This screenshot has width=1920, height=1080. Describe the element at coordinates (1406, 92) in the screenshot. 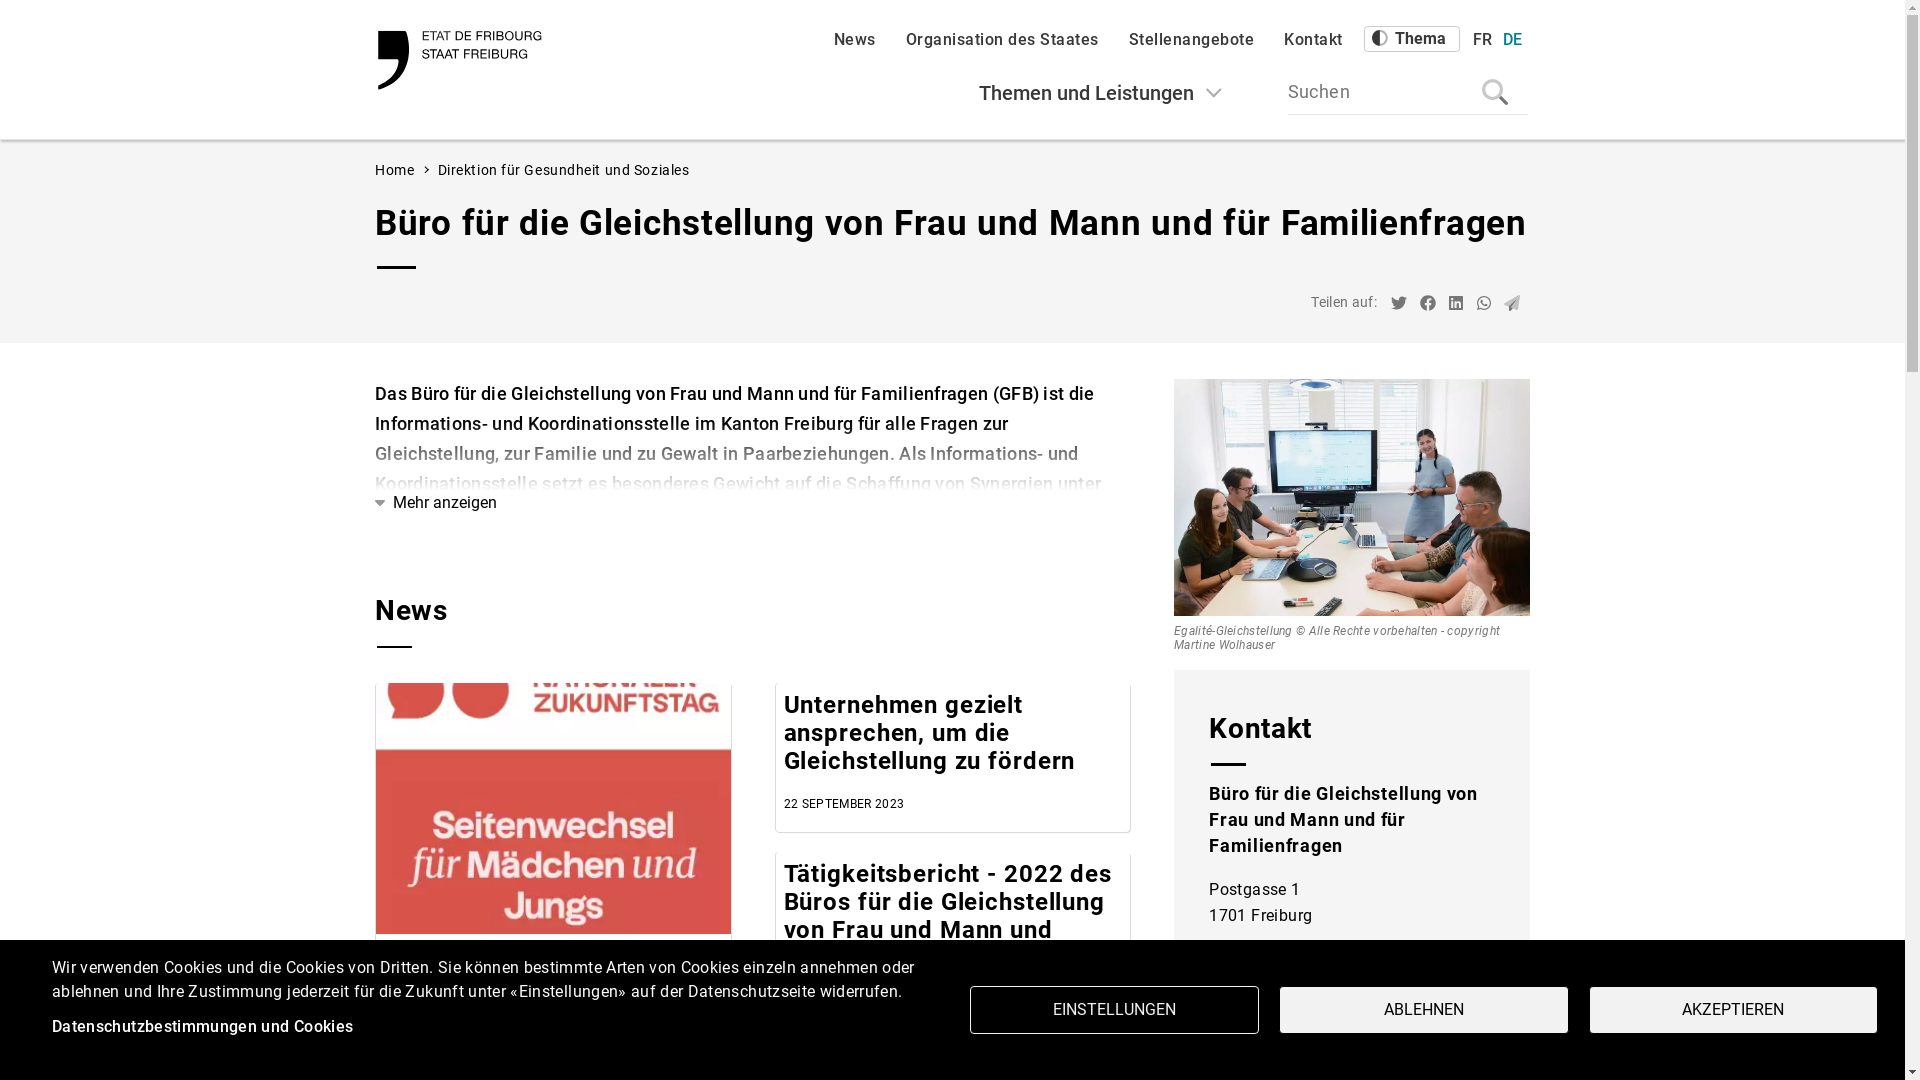

I see `'Suchen'` at that location.